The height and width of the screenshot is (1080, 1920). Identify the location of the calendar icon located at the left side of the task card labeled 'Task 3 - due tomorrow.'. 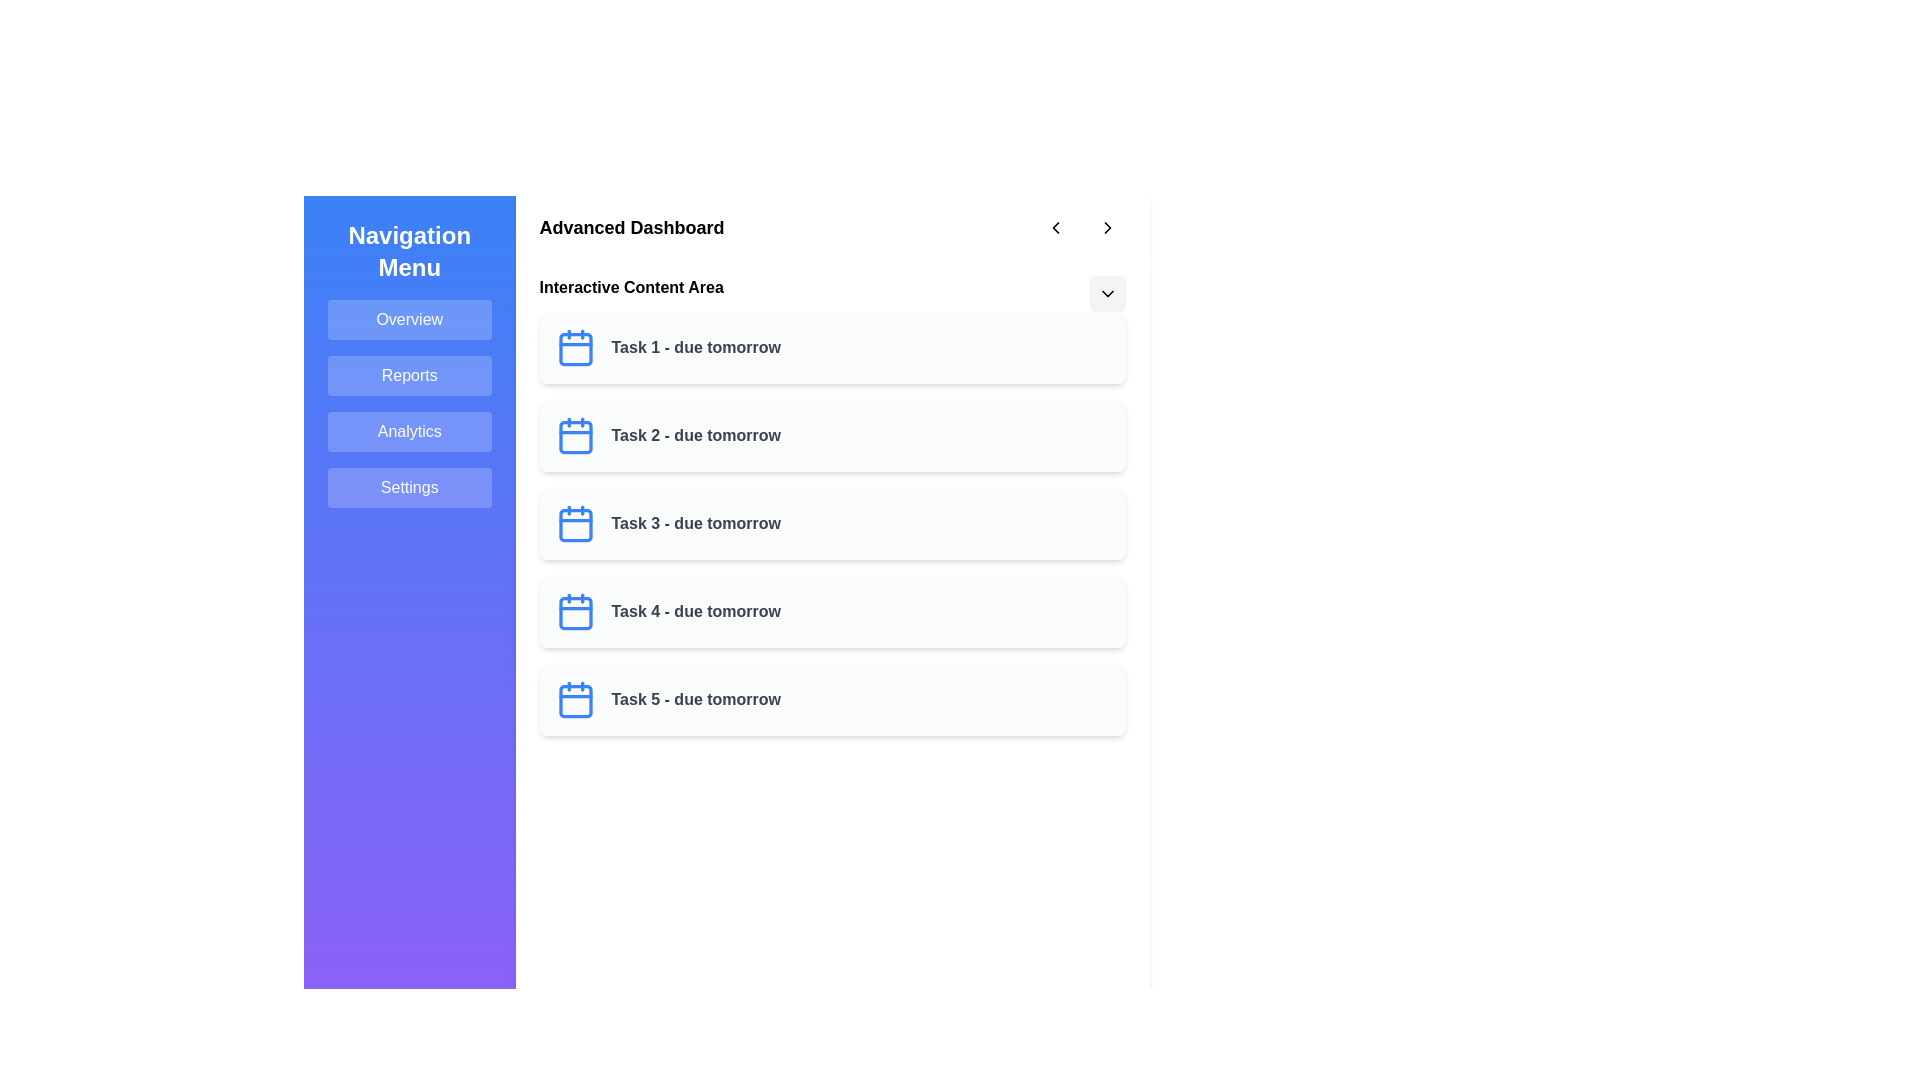
(574, 523).